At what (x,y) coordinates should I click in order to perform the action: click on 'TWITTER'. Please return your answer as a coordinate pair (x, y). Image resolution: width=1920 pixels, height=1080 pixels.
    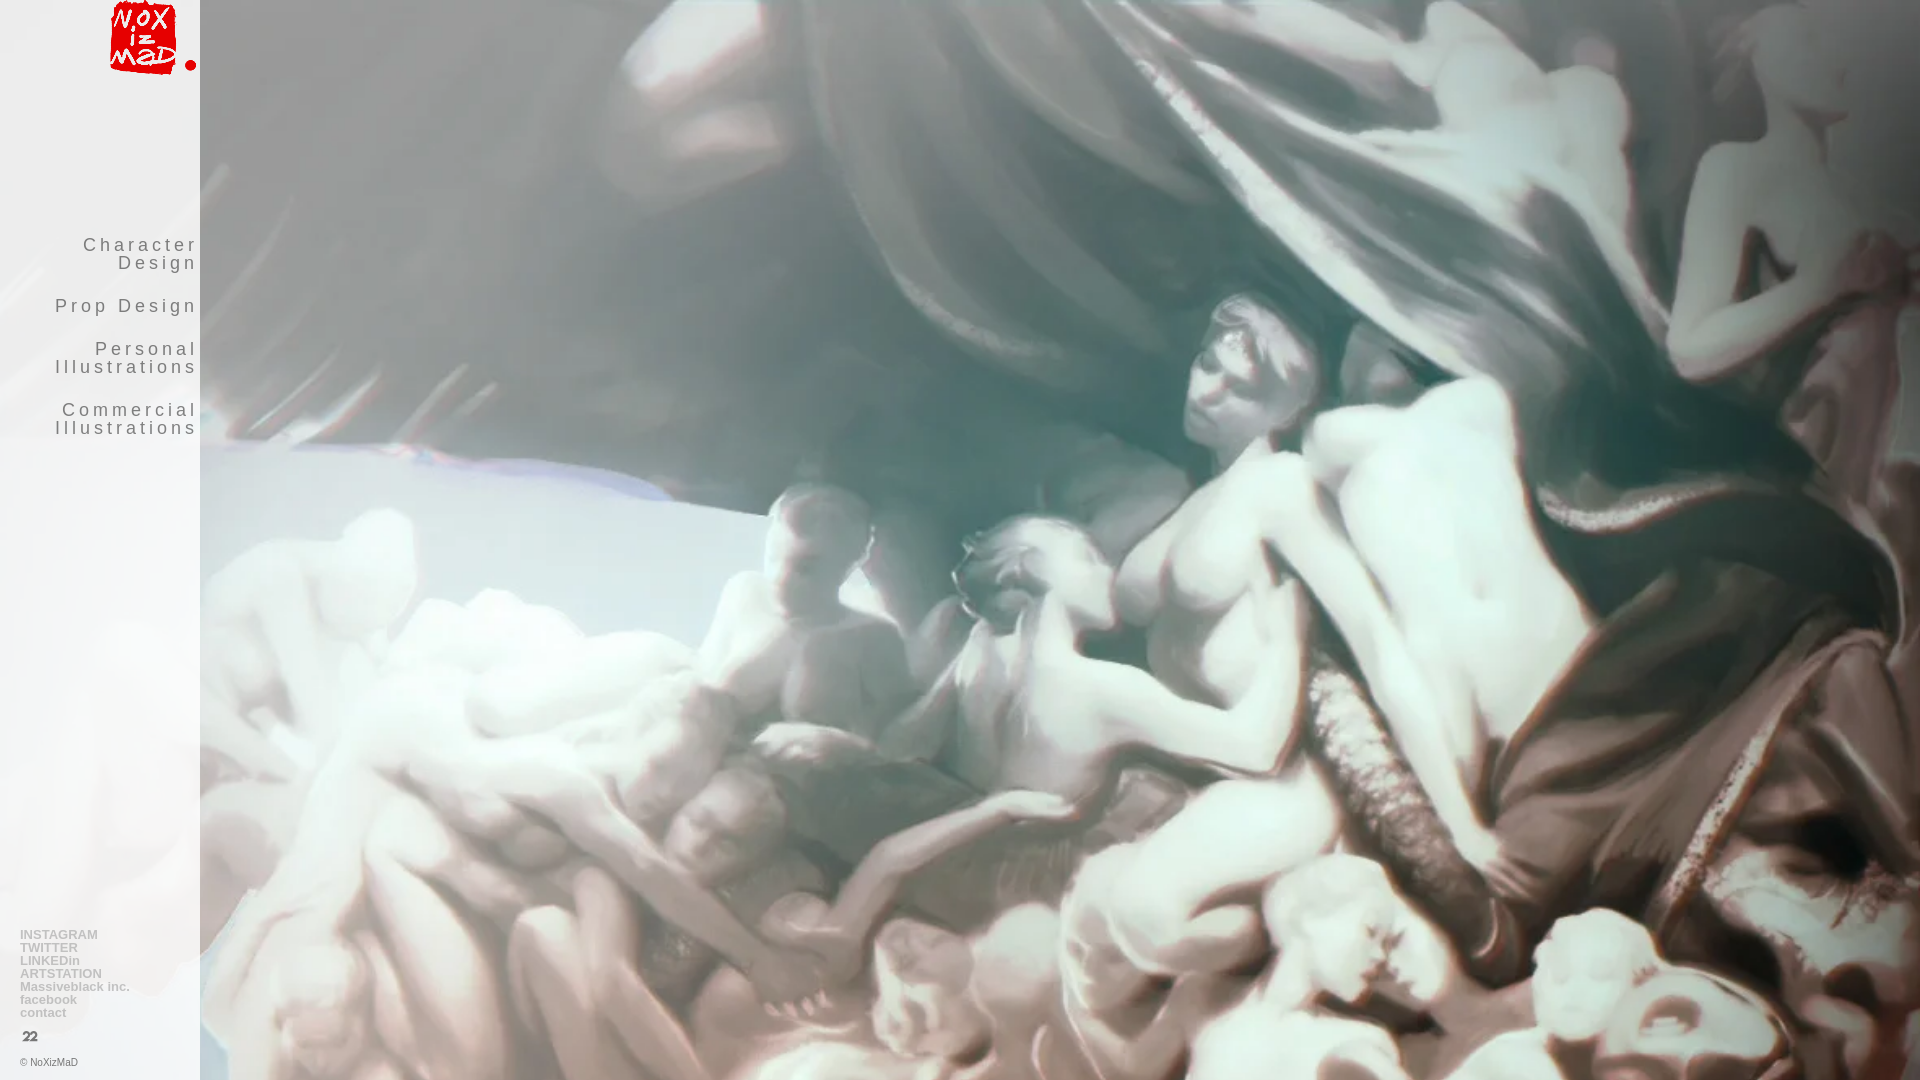
    Looking at the image, I should click on (99, 946).